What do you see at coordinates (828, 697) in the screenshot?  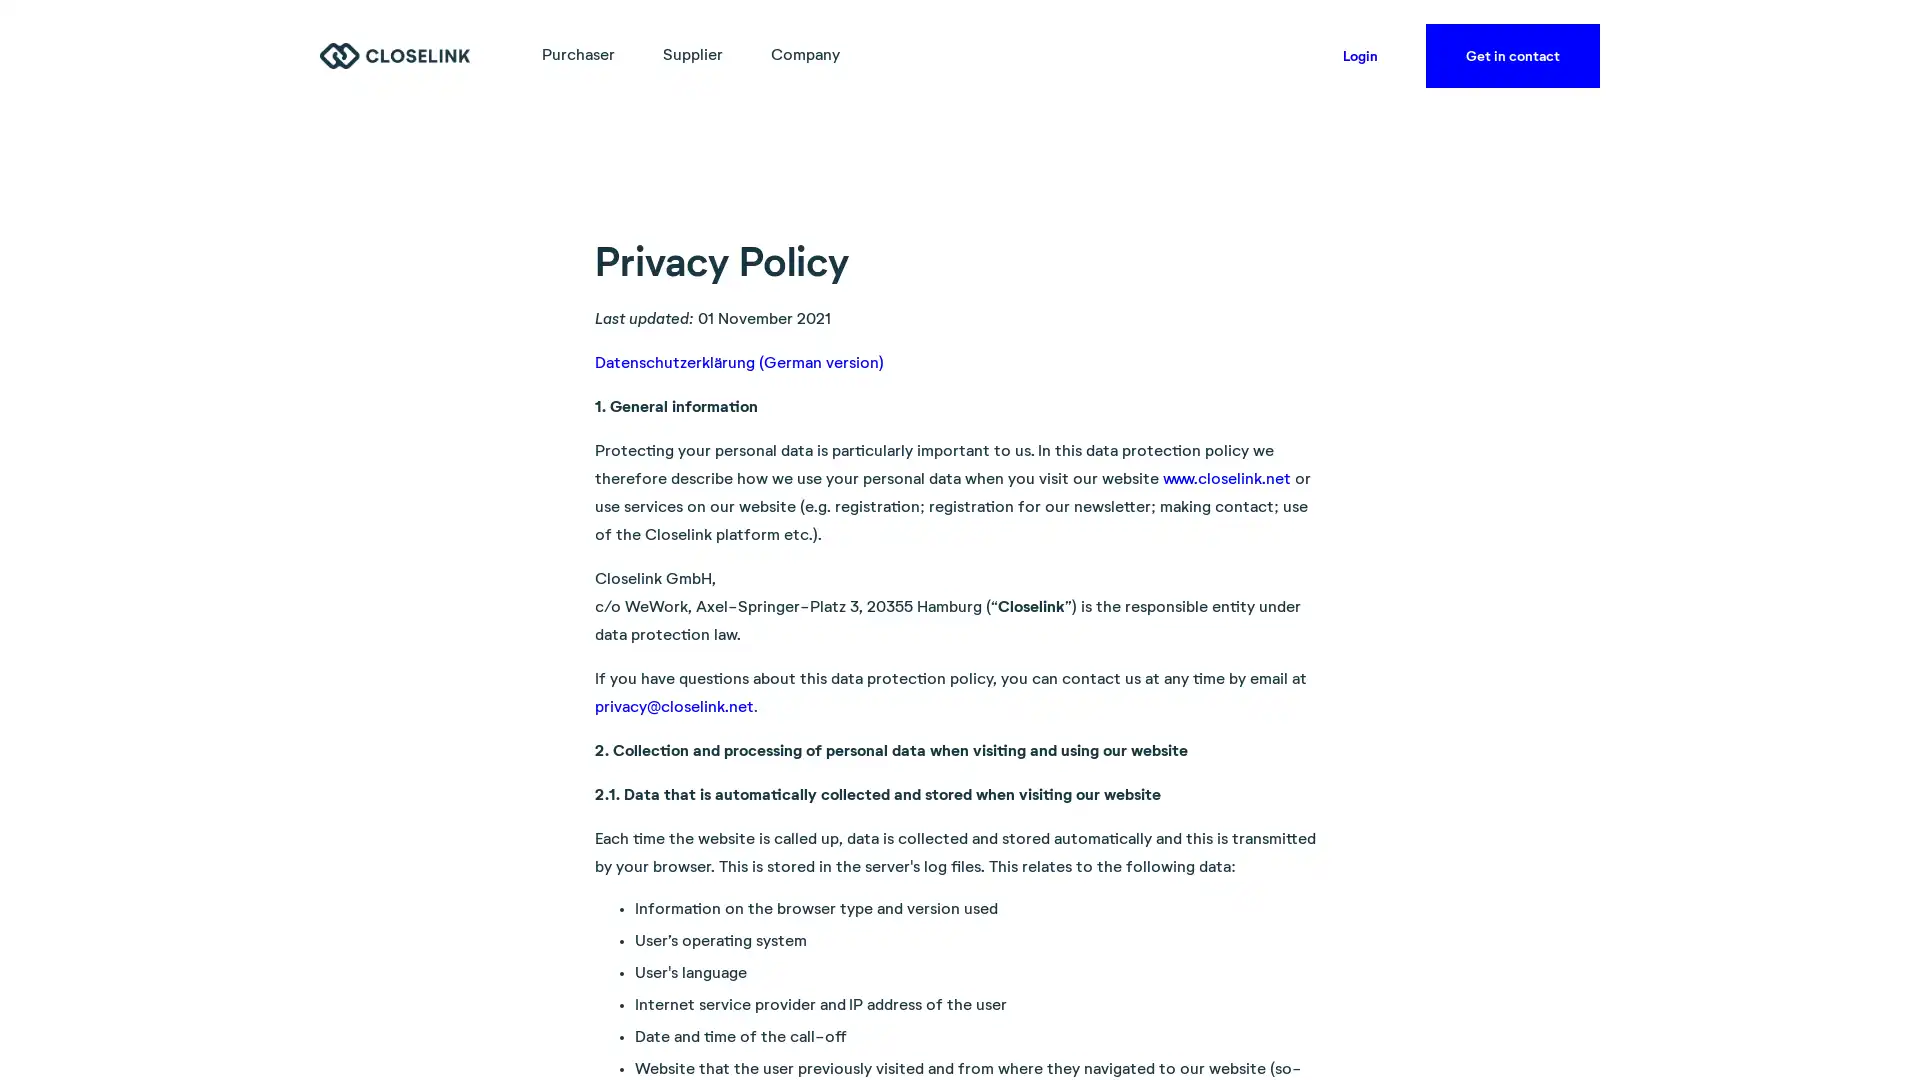 I see `Accept necessary` at bounding box center [828, 697].